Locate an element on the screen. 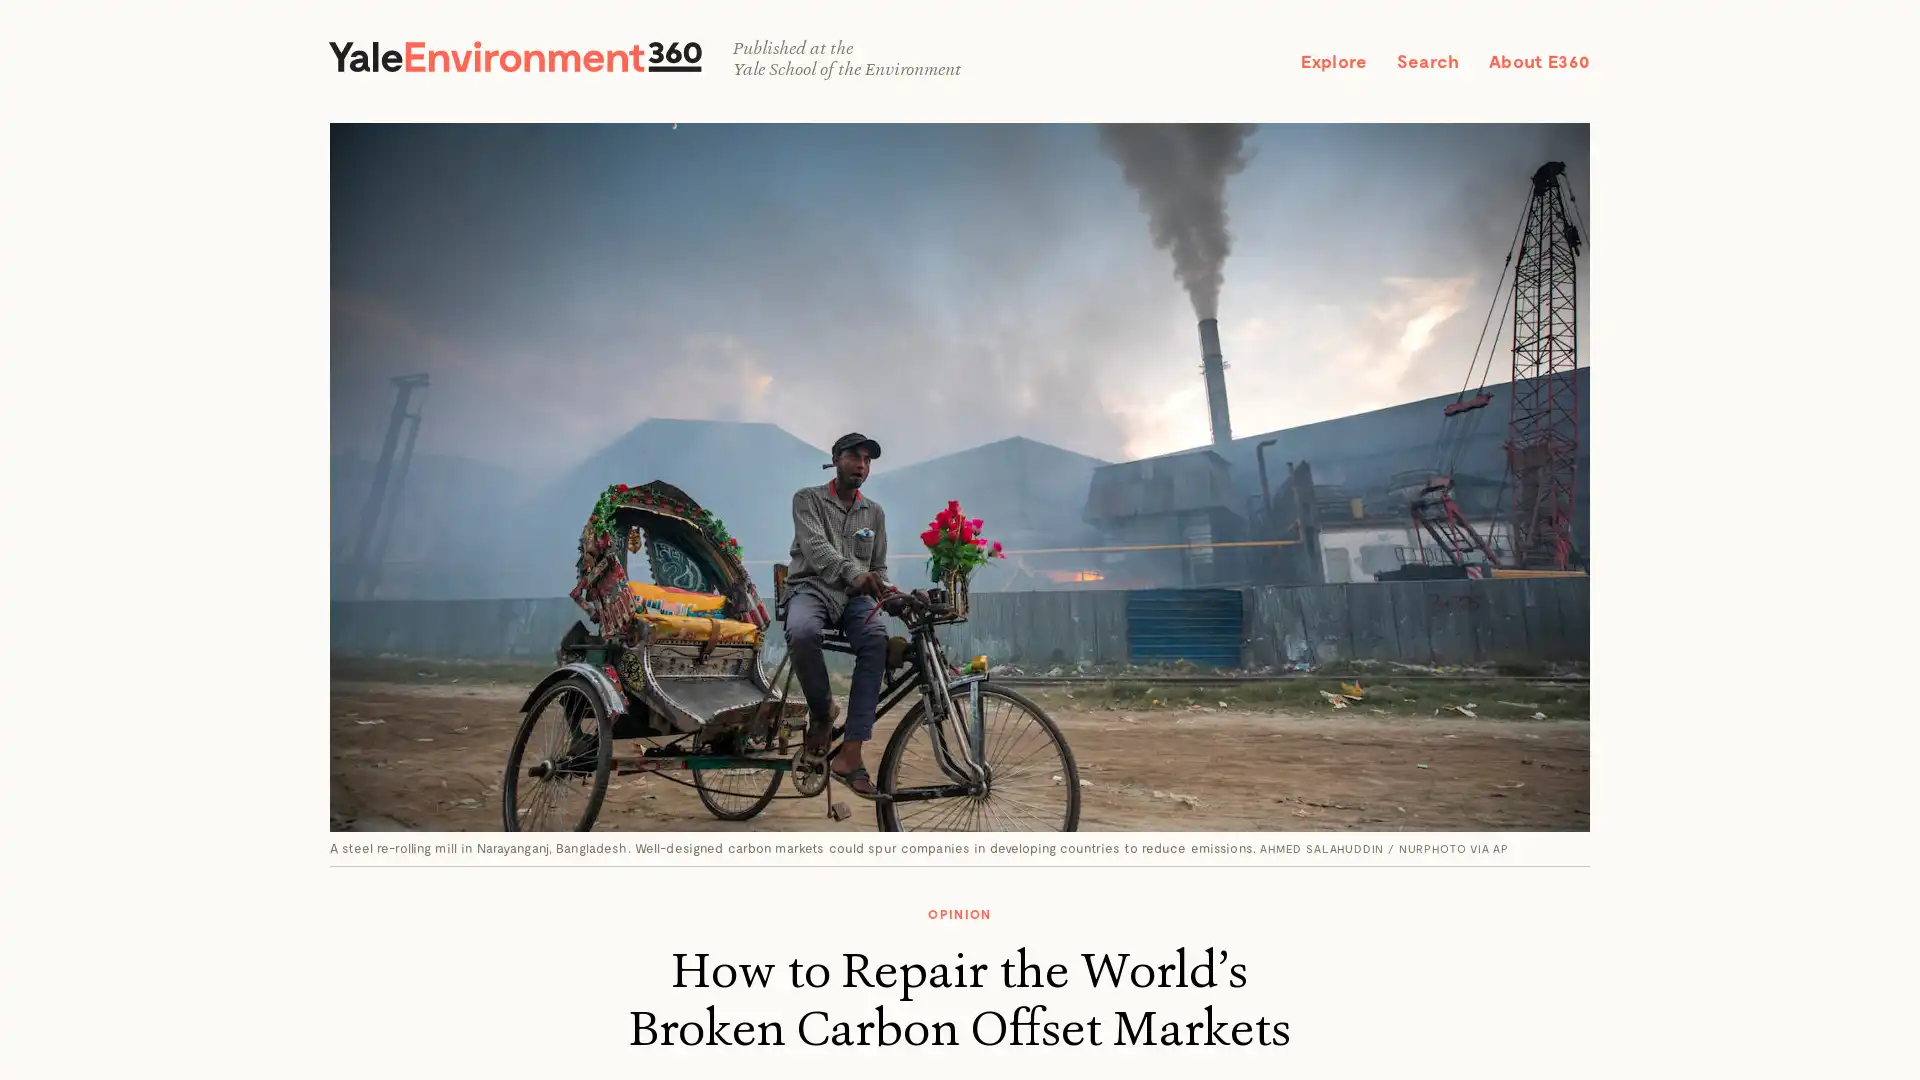  CLOSE is located at coordinates (1869, 49).